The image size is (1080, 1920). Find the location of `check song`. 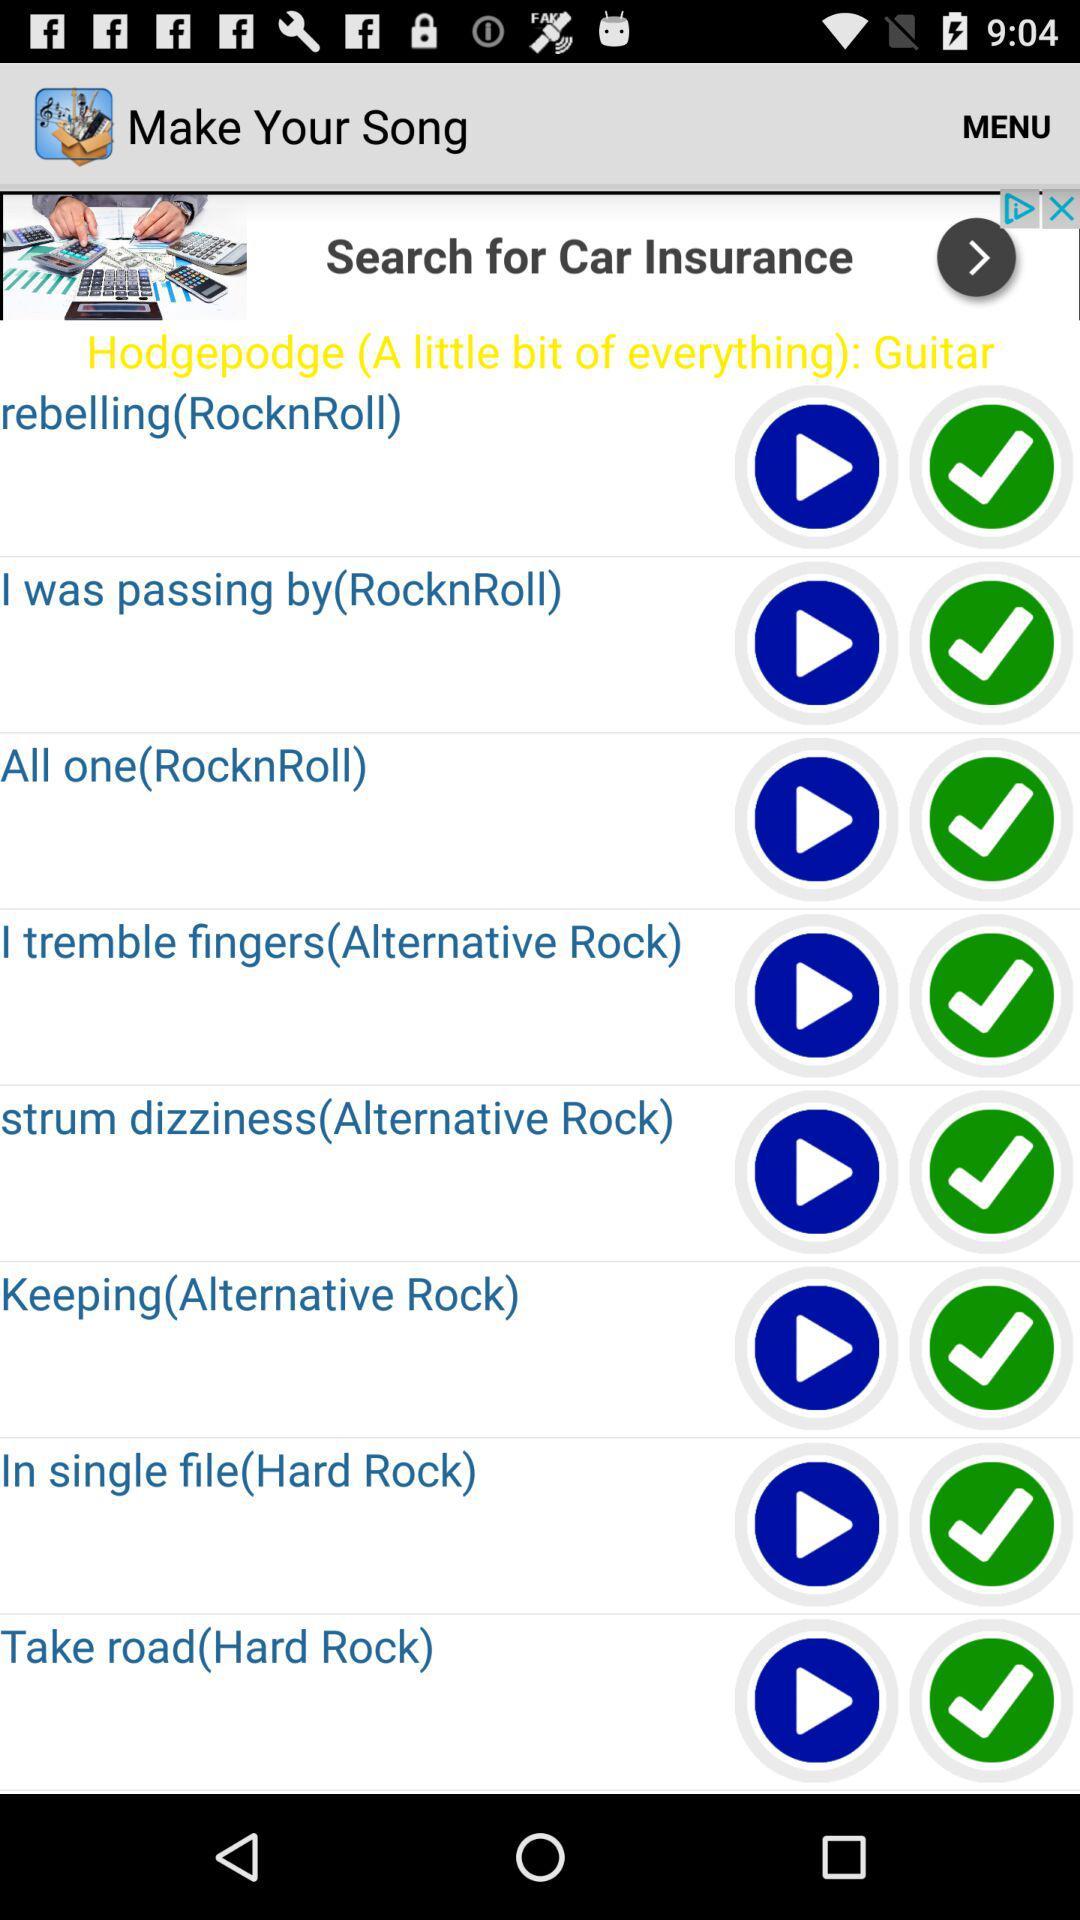

check song is located at coordinates (992, 997).